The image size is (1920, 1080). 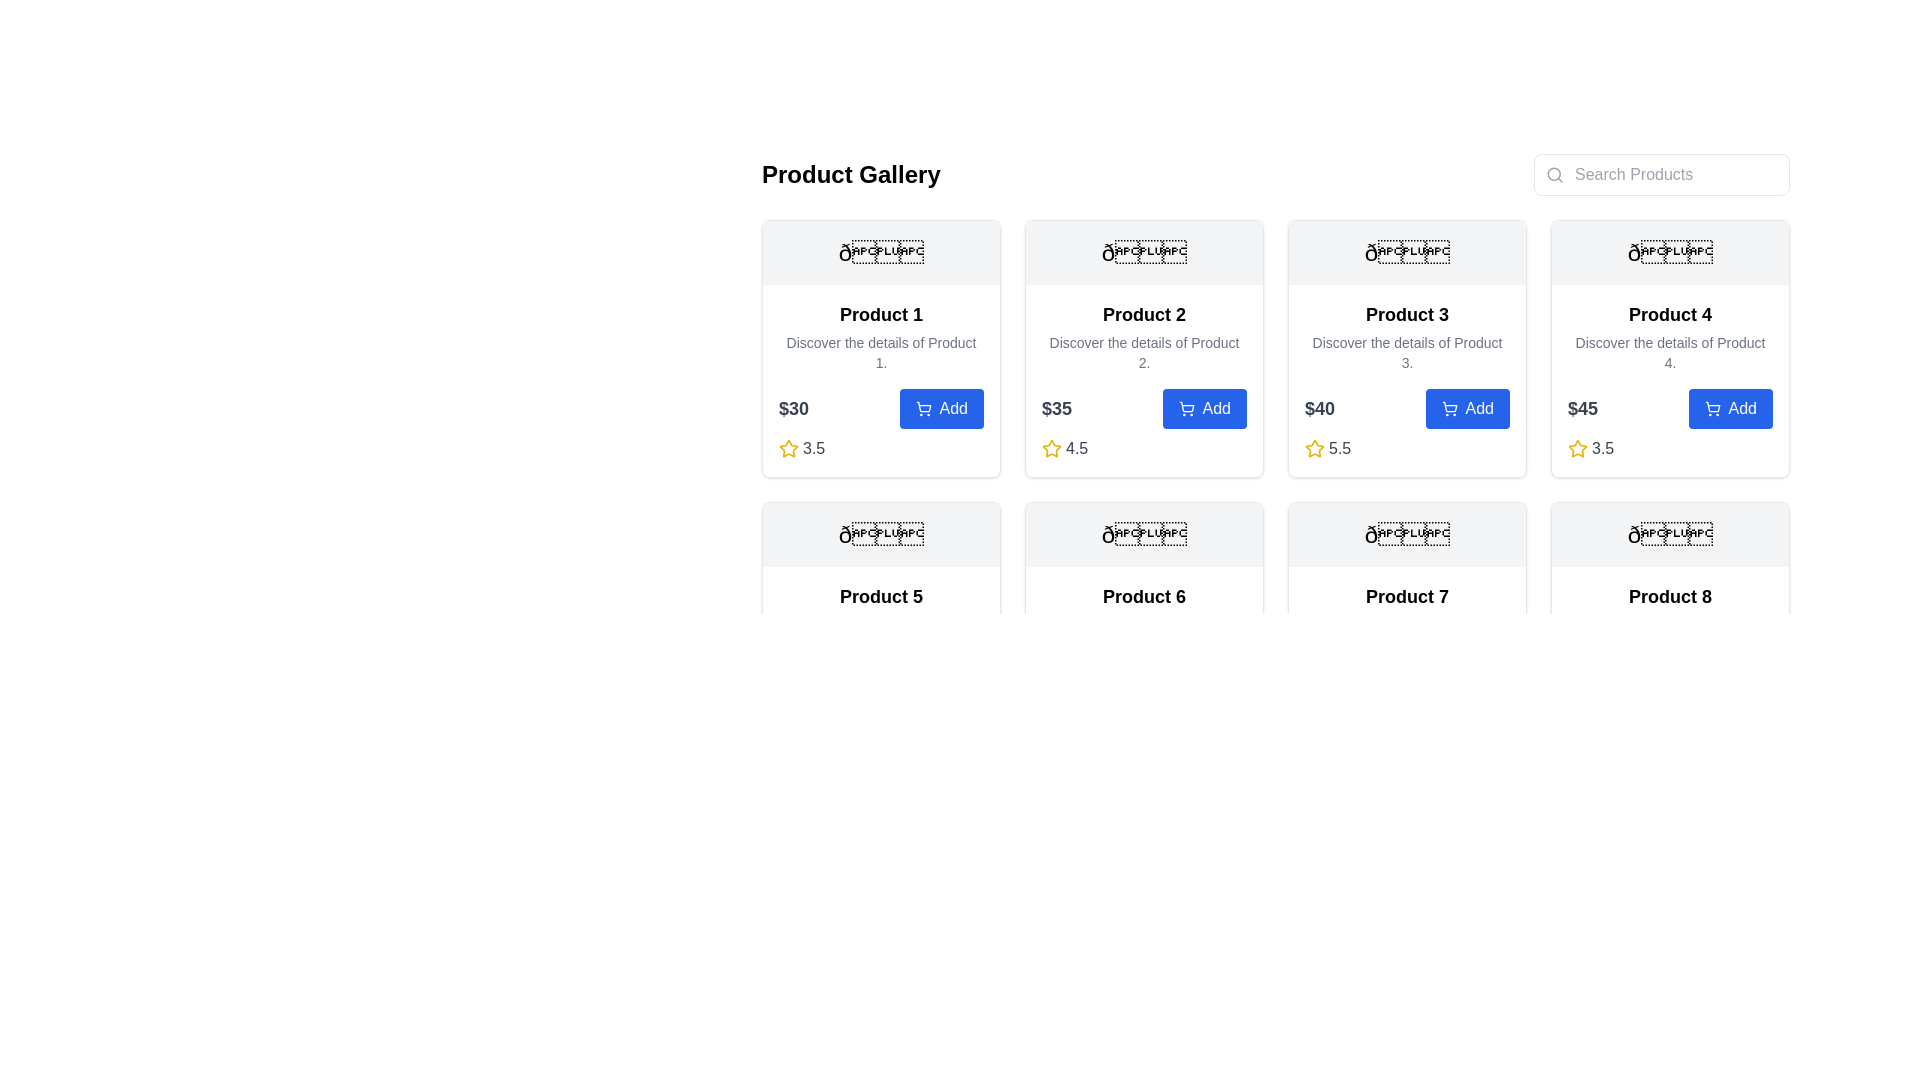 I want to click on the shopping cart icon within the 'Add' button, which features a blue background and white text, located at the bottom section of the product card, so click(x=922, y=407).